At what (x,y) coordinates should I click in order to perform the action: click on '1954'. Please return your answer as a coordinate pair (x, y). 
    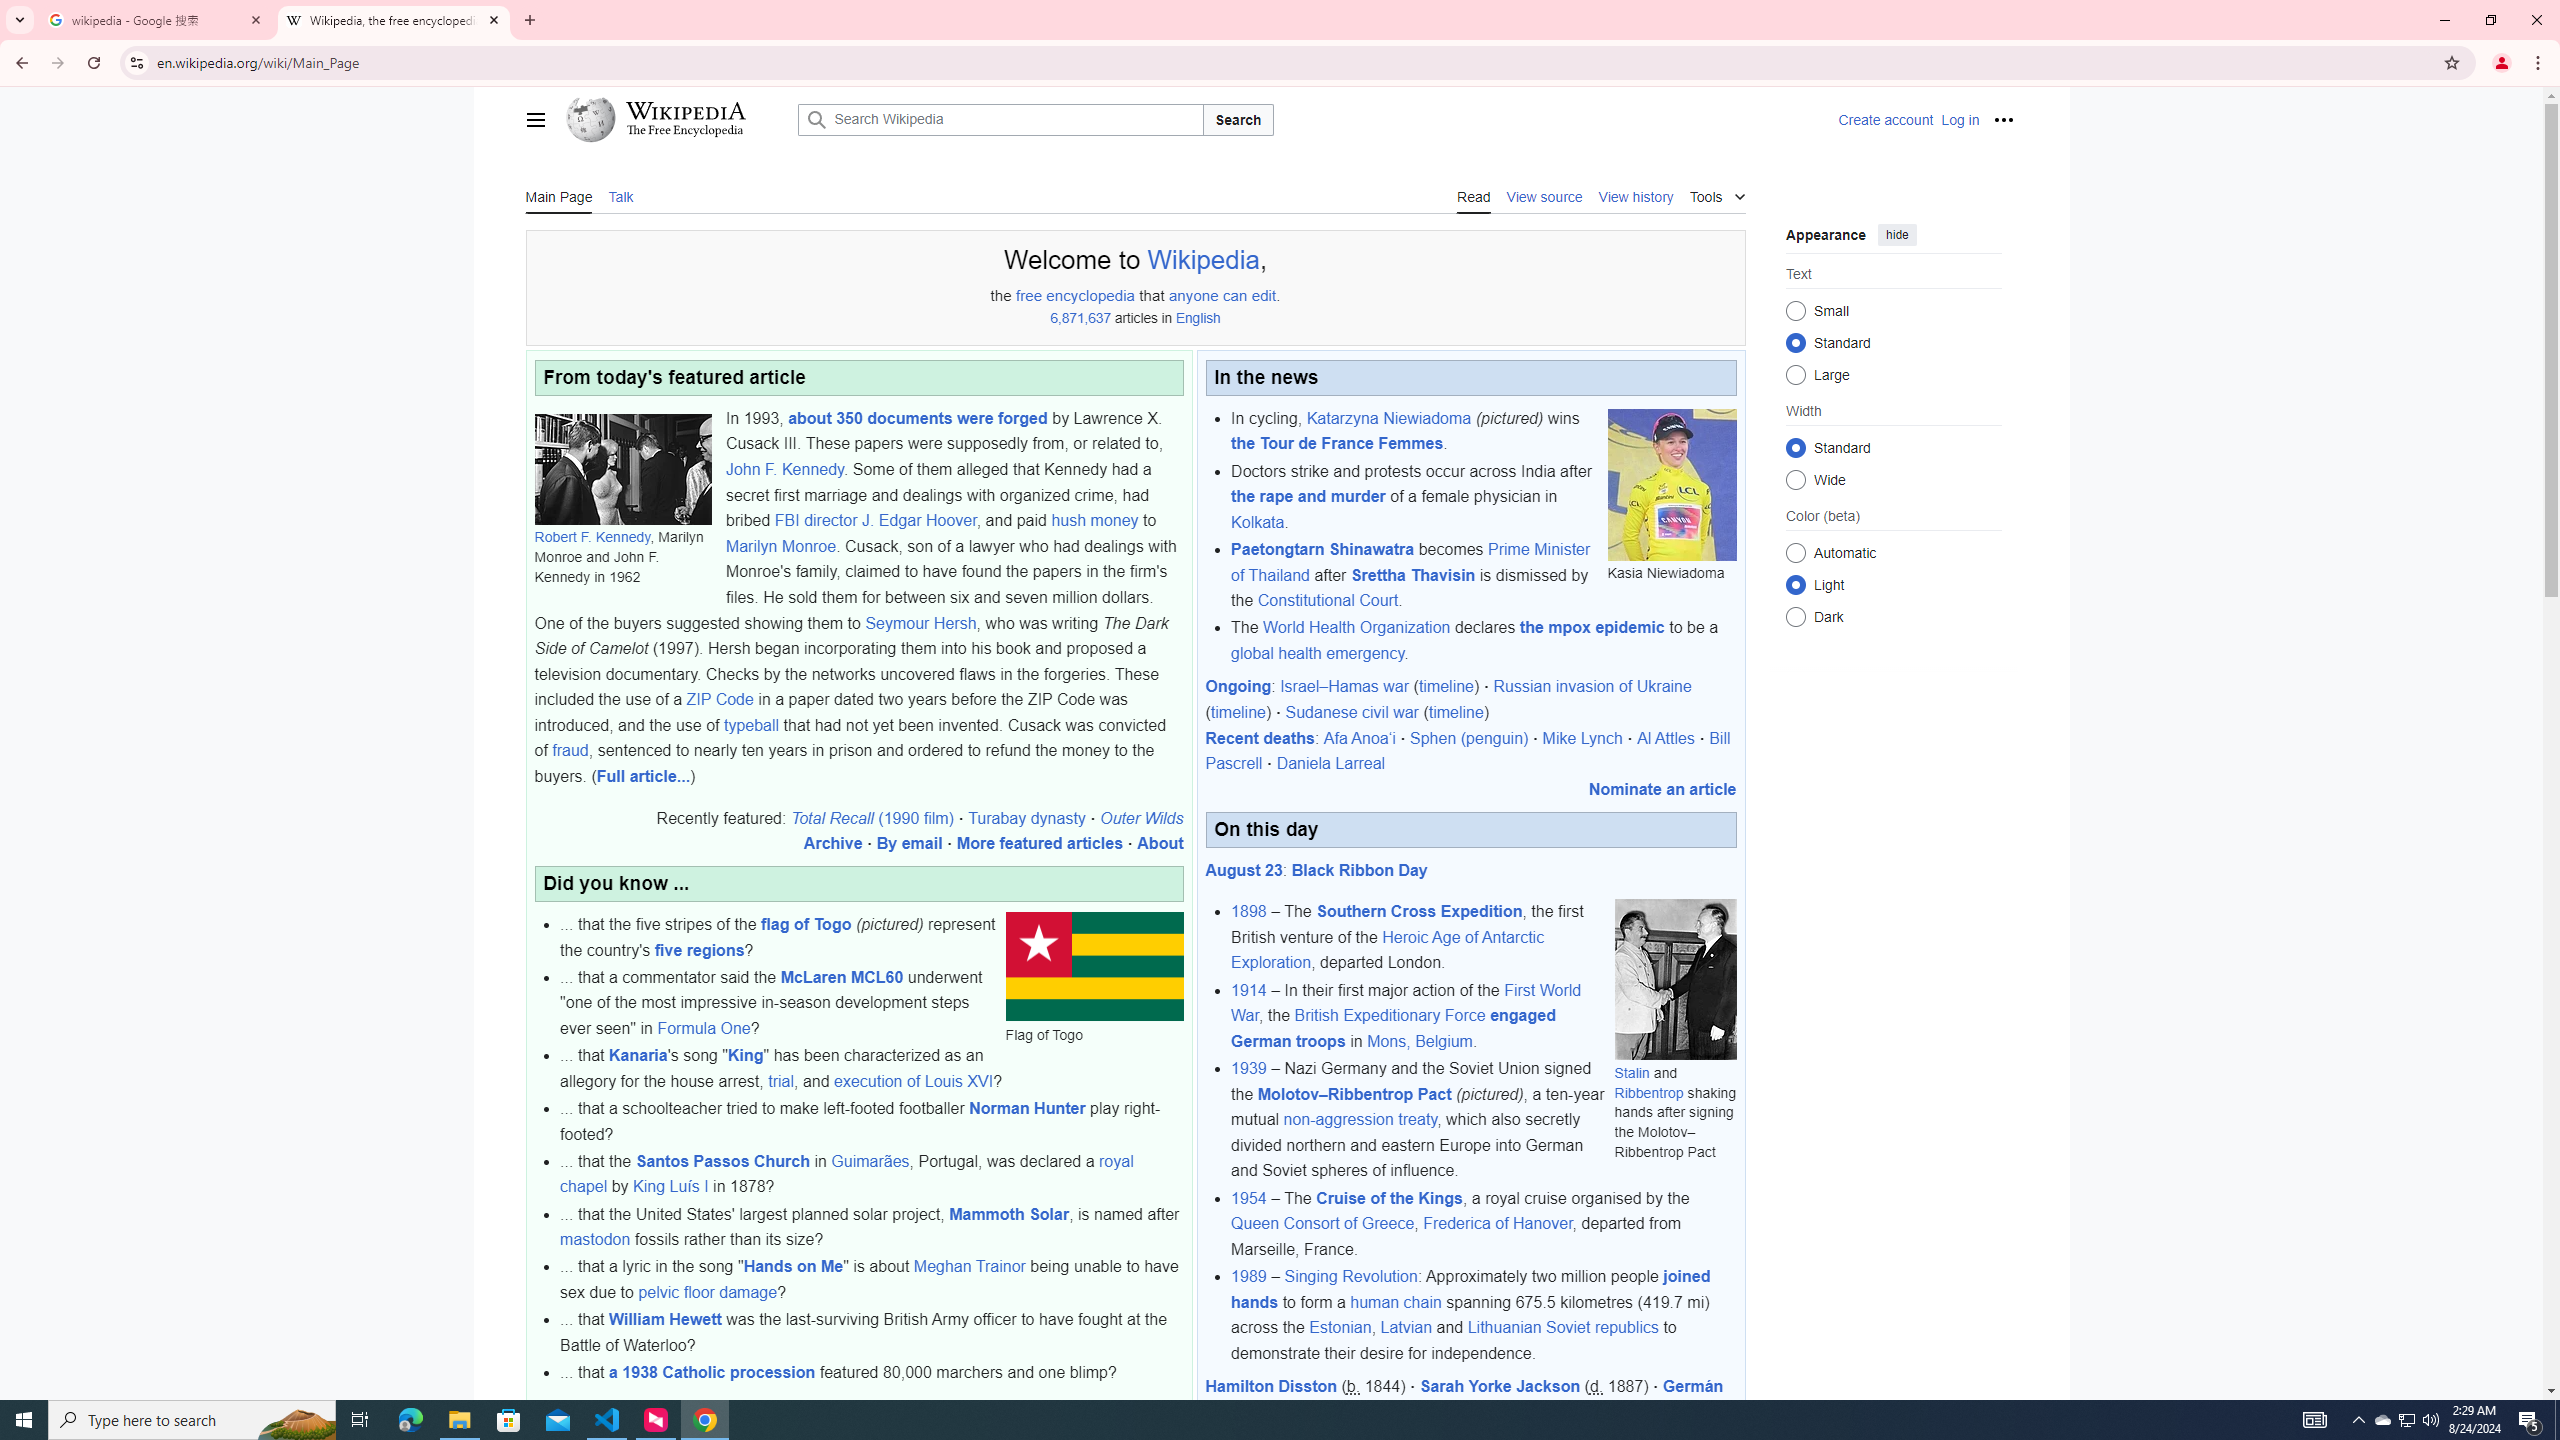
    Looking at the image, I should click on (1248, 1198).